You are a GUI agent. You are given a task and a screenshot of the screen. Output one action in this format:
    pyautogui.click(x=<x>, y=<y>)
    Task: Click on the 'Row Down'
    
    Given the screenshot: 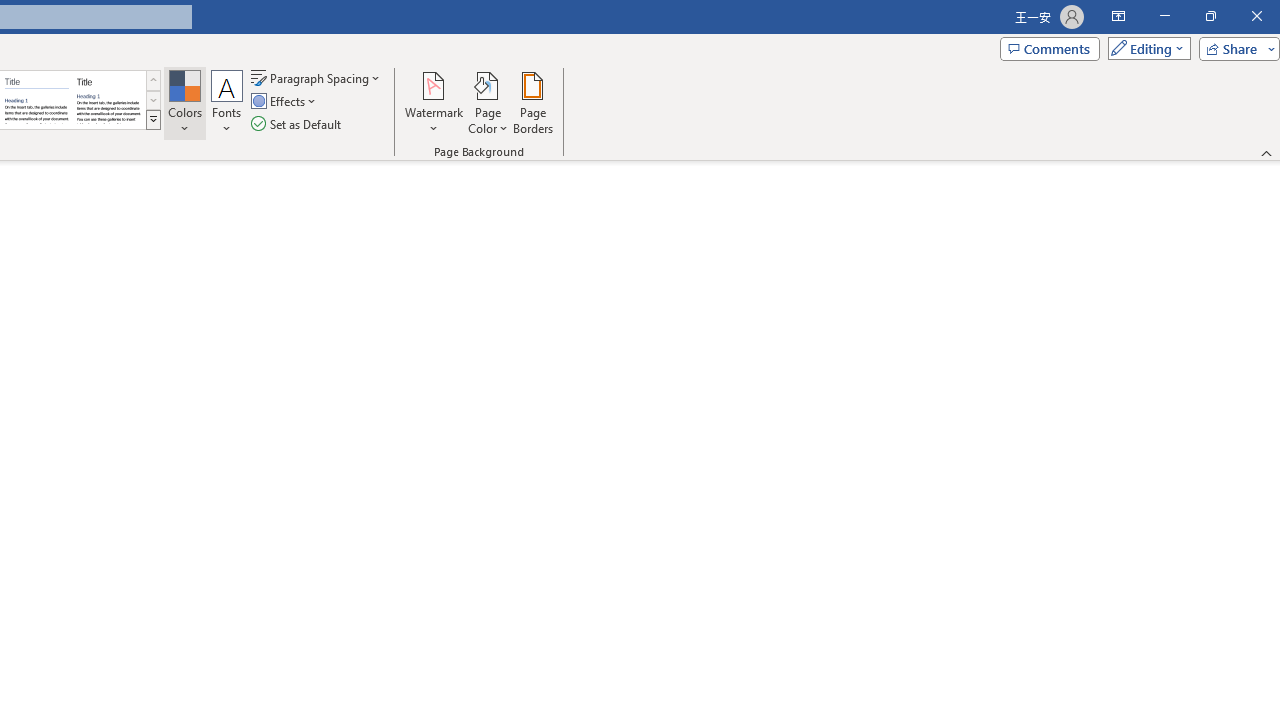 What is the action you would take?
    pyautogui.click(x=152, y=100)
    